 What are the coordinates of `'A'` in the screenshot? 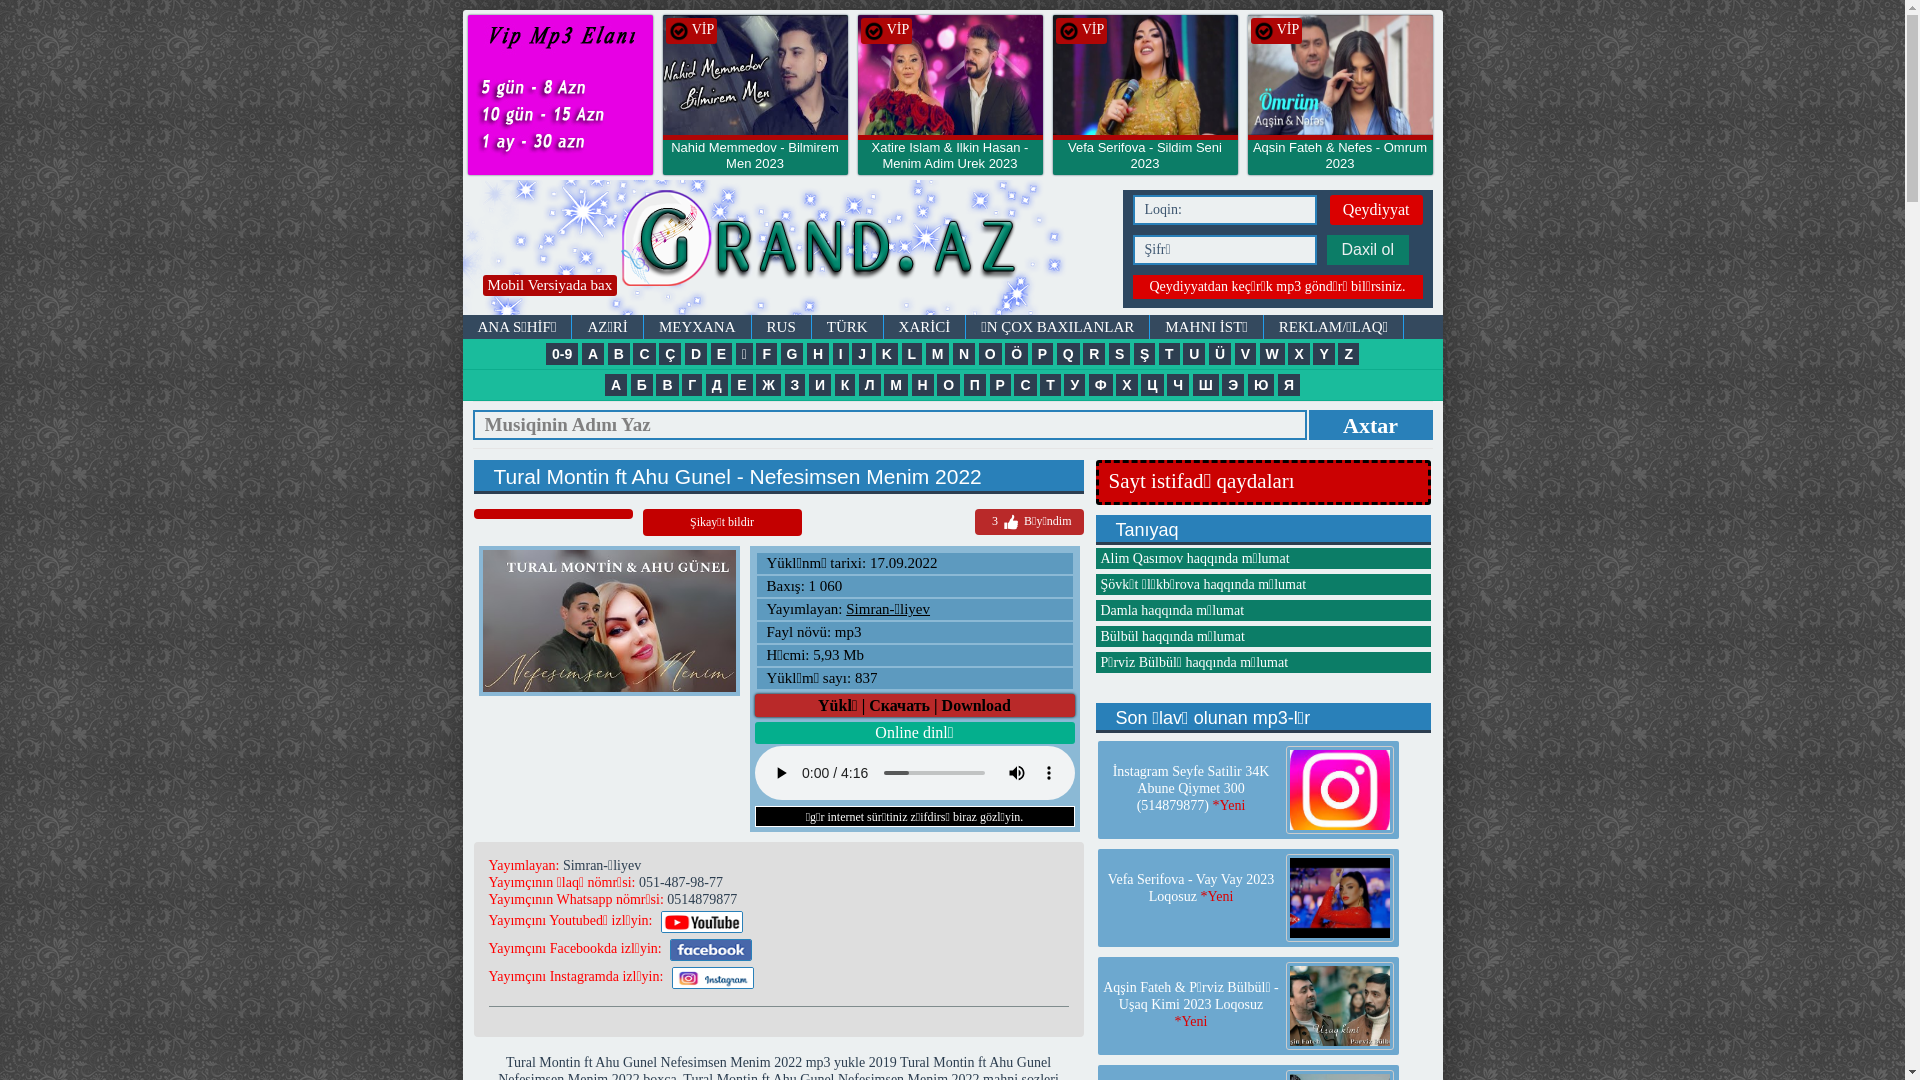 It's located at (592, 353).